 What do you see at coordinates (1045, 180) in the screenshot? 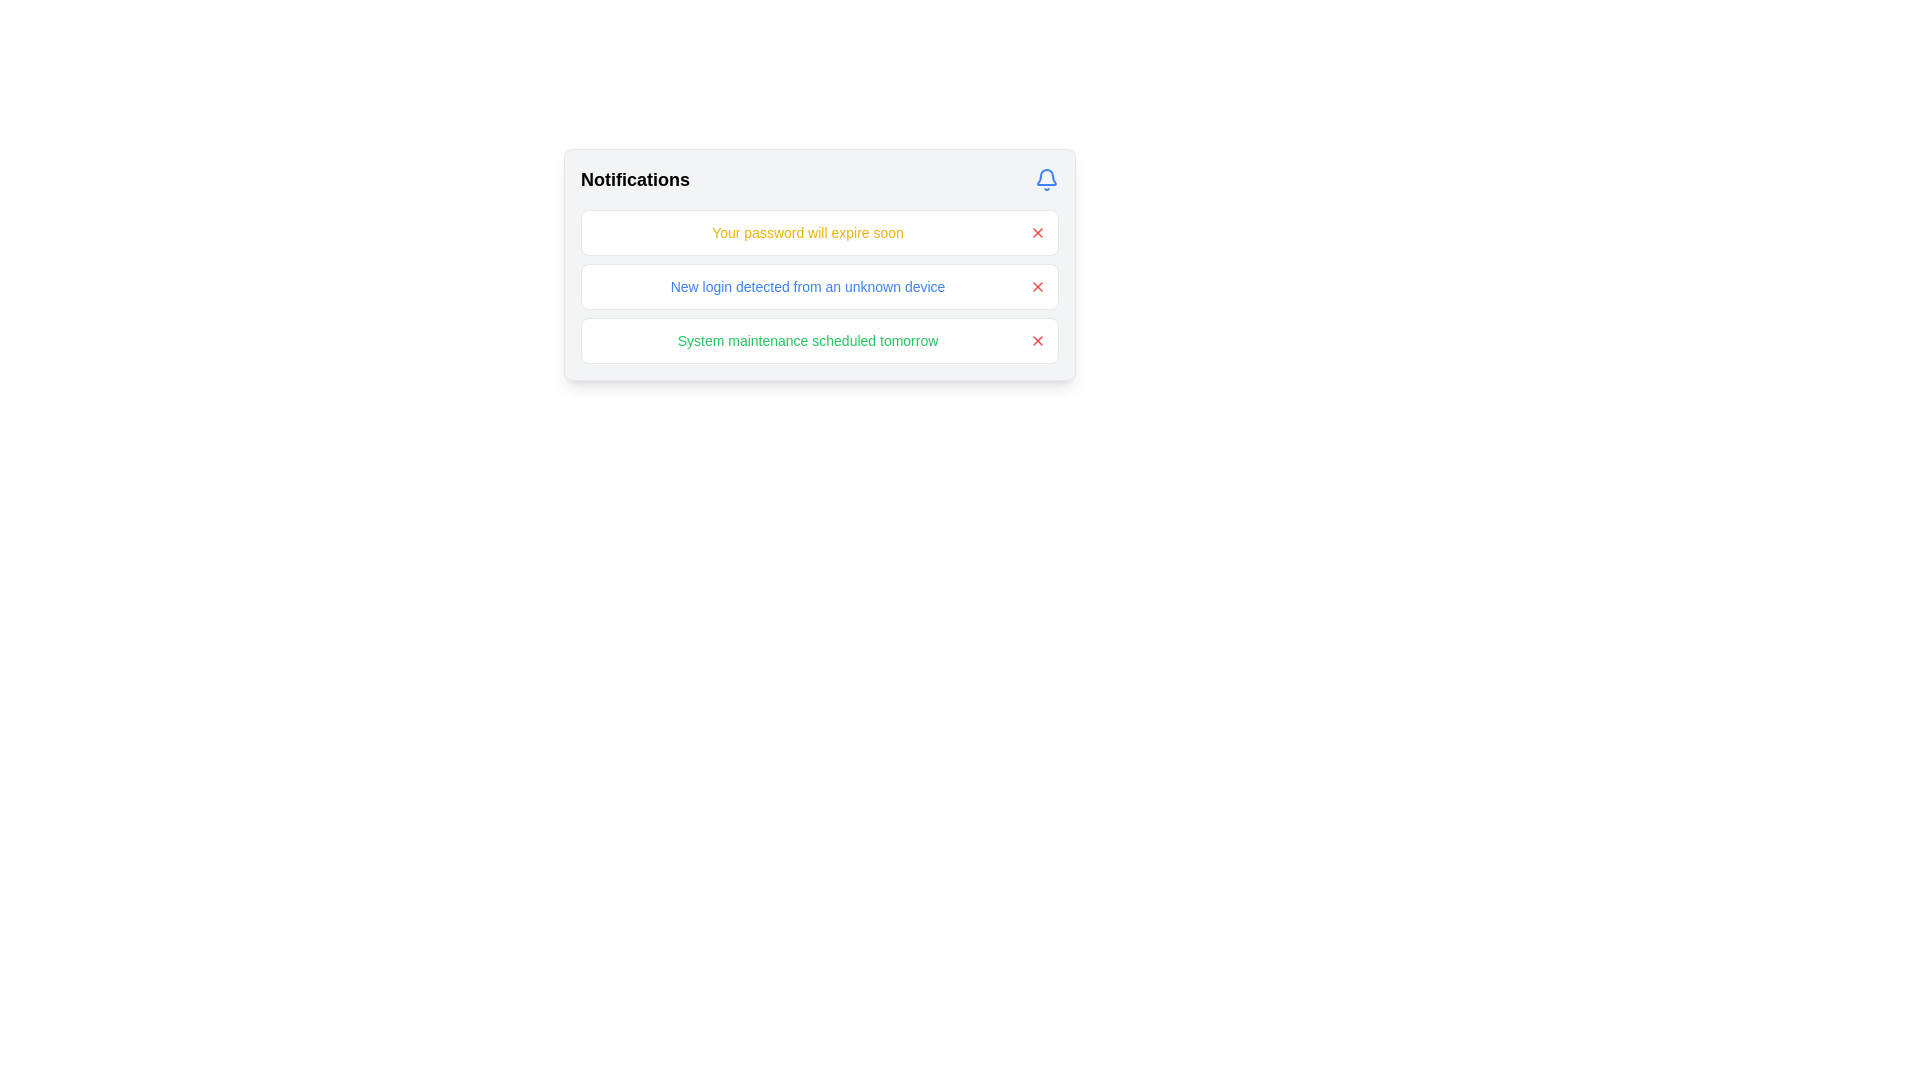
I see `the notifications bell icon located at the top-right of the notifications section, aligned with the 'Notifications' text` at bounding box center [1045, 180].